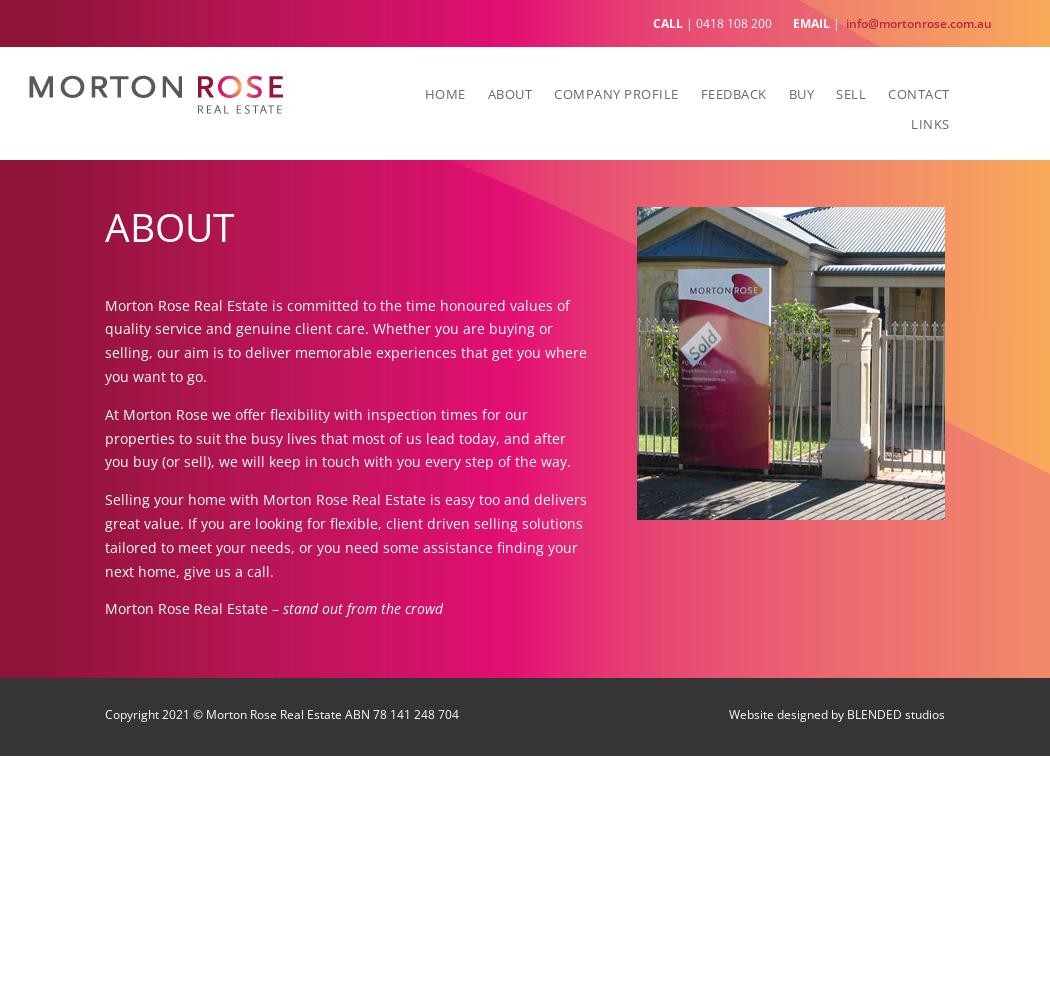  Describe the element at coordinates (918, 92) in the screenshot. I see `'CONTACT'` at that location.